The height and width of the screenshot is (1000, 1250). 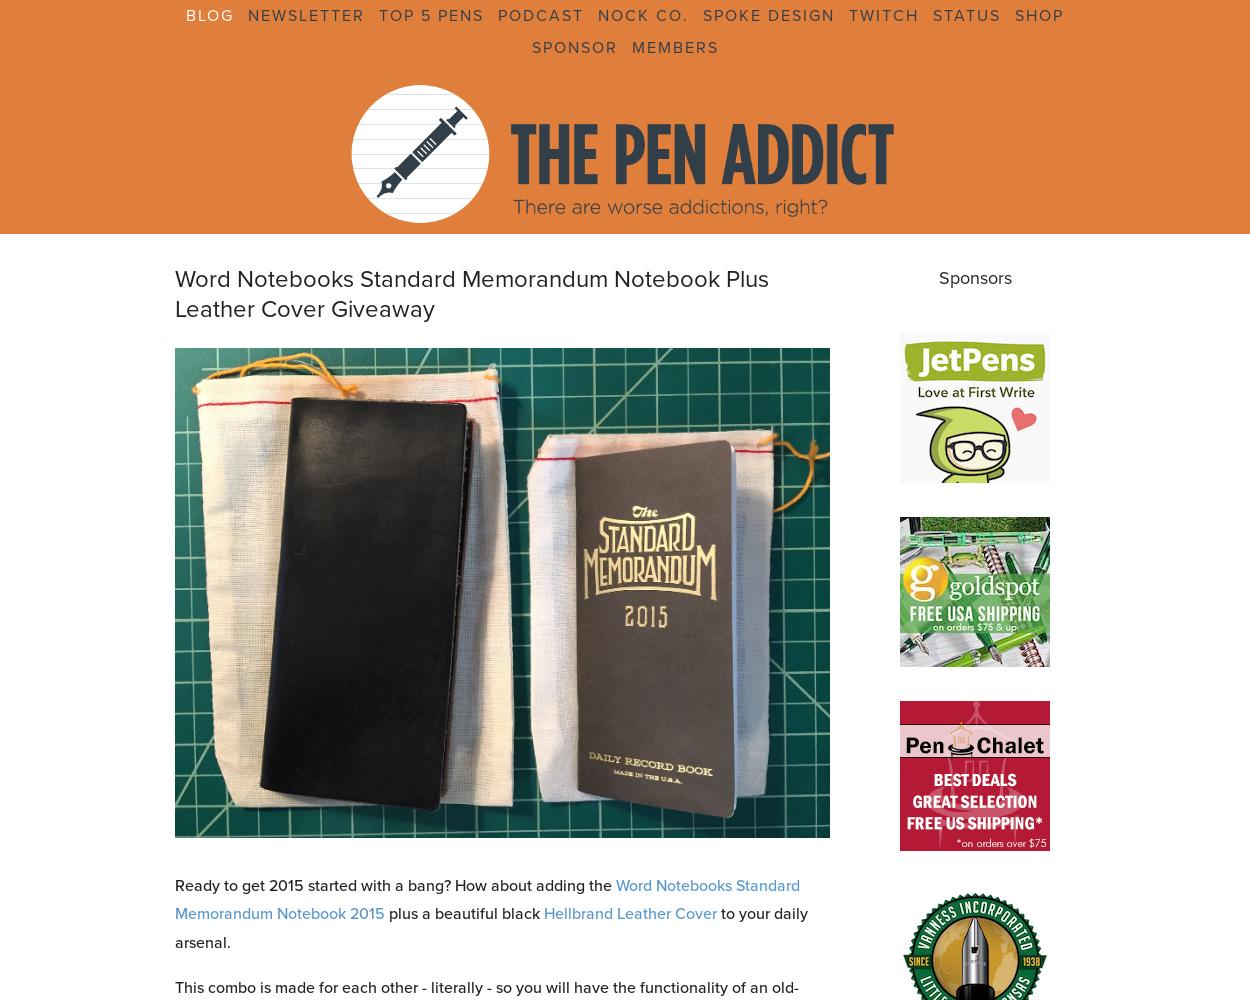 What do you see at coordinates (490, 928) in the screenshot?
I see `'to your daily arsenal.'` at bounding box center [490, 928].